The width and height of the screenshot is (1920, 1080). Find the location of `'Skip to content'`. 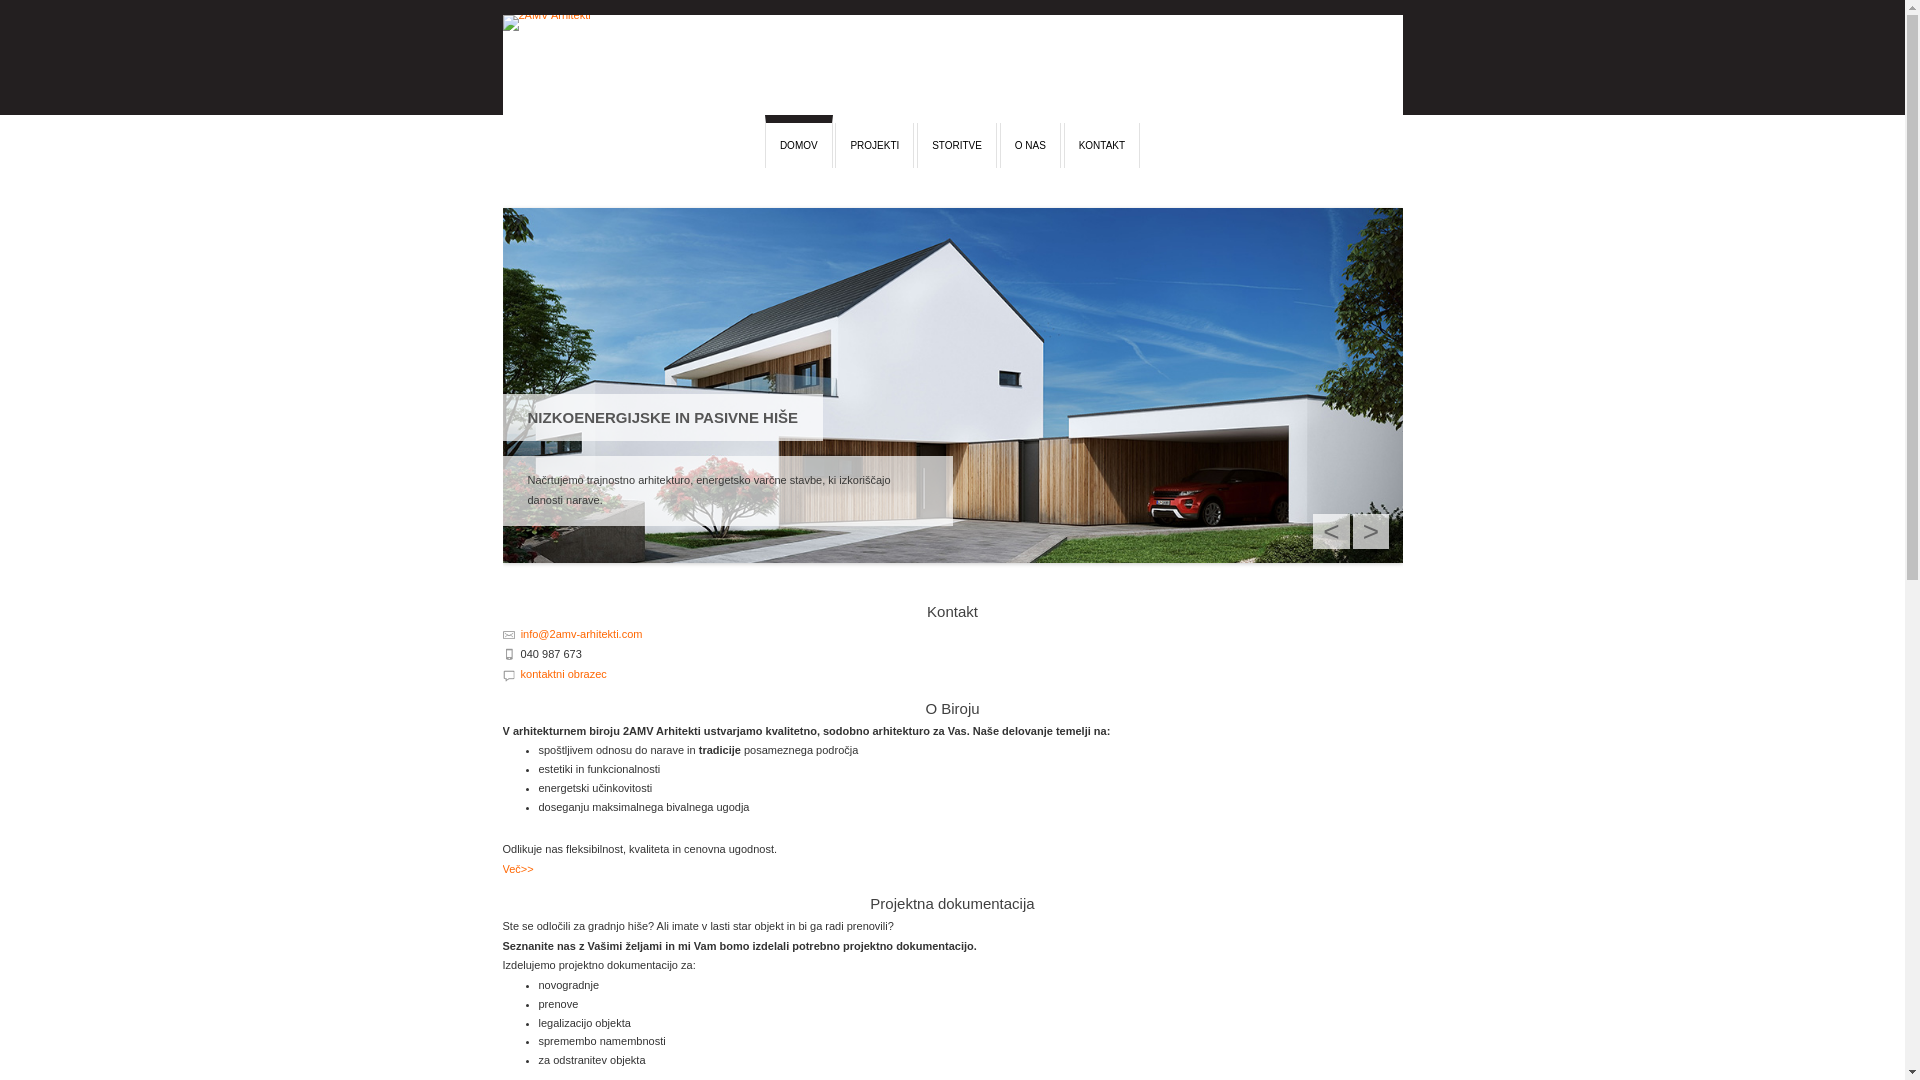

'Skip to content' is located at coordinates (502, 123).